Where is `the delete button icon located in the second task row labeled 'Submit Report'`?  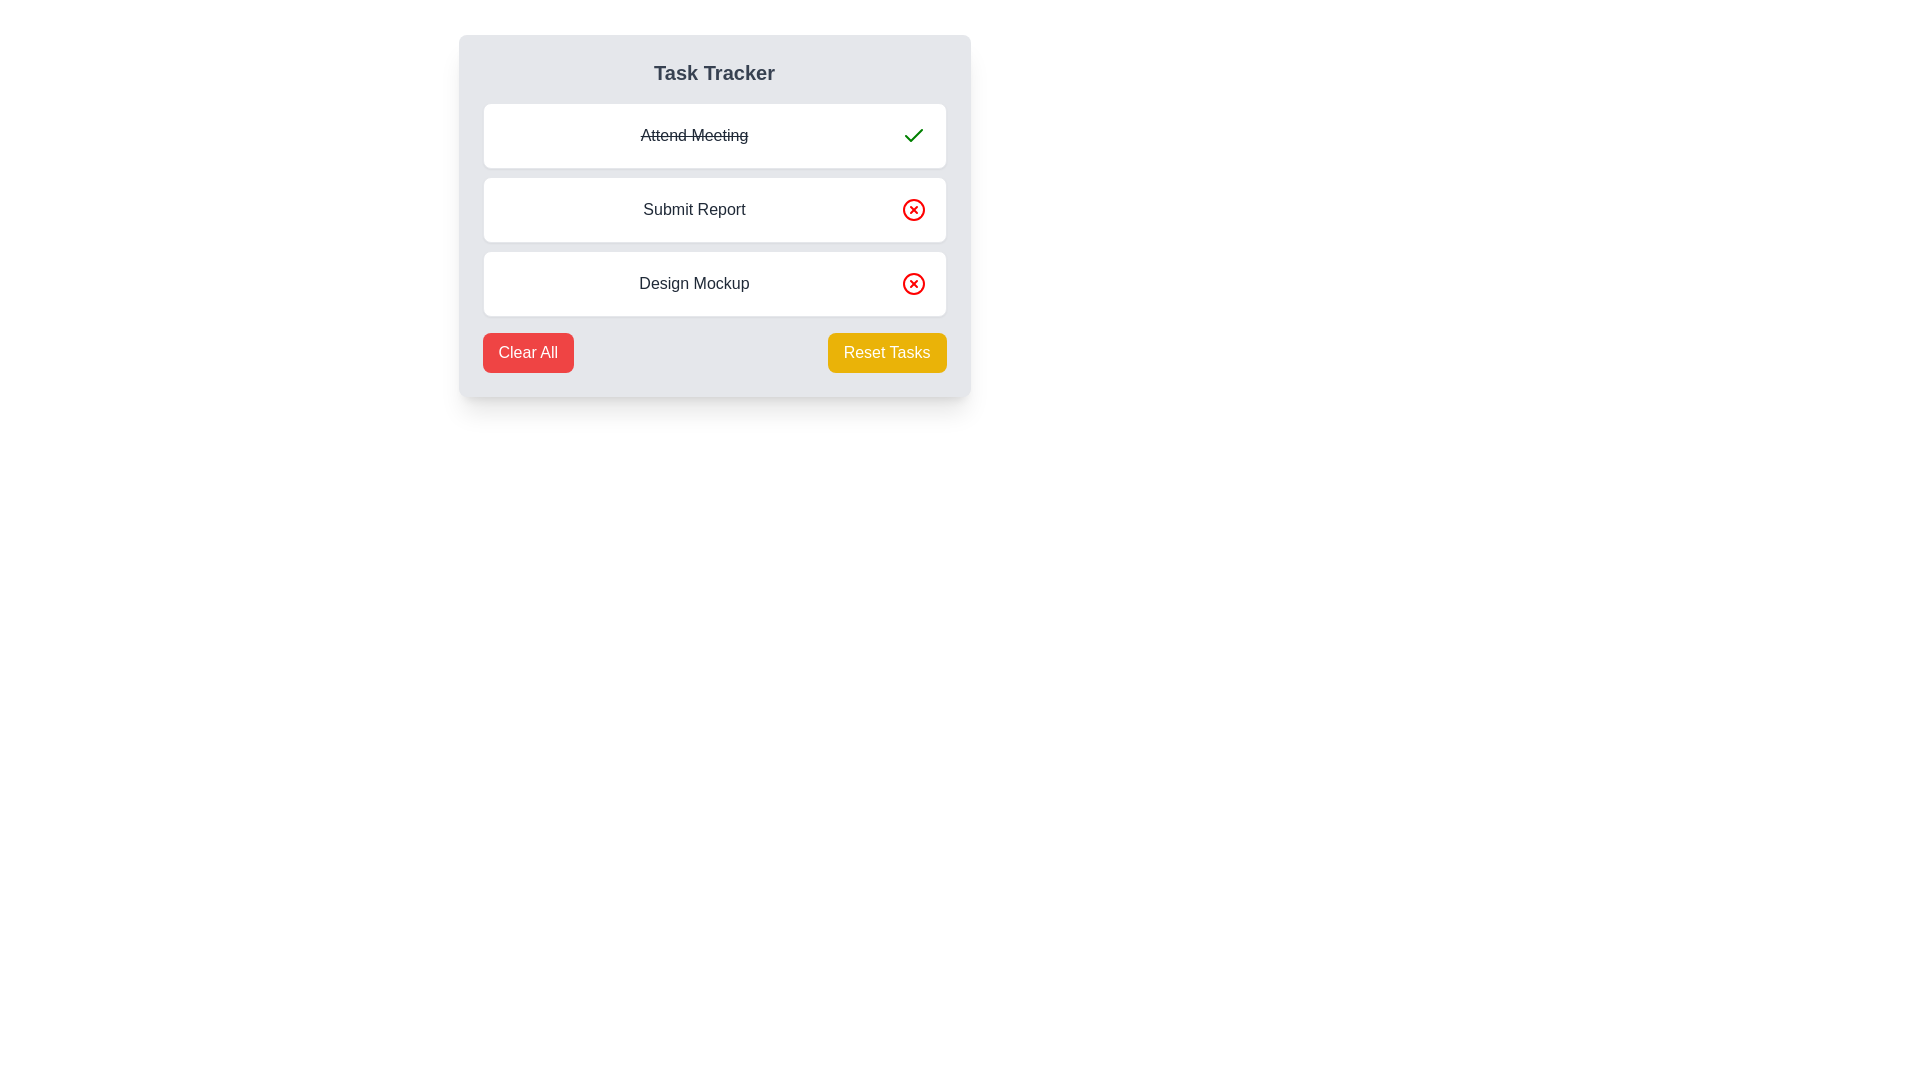
the delete button icon located in the second task row labeled 'Submit Report' is located at coordinates (912, 209).